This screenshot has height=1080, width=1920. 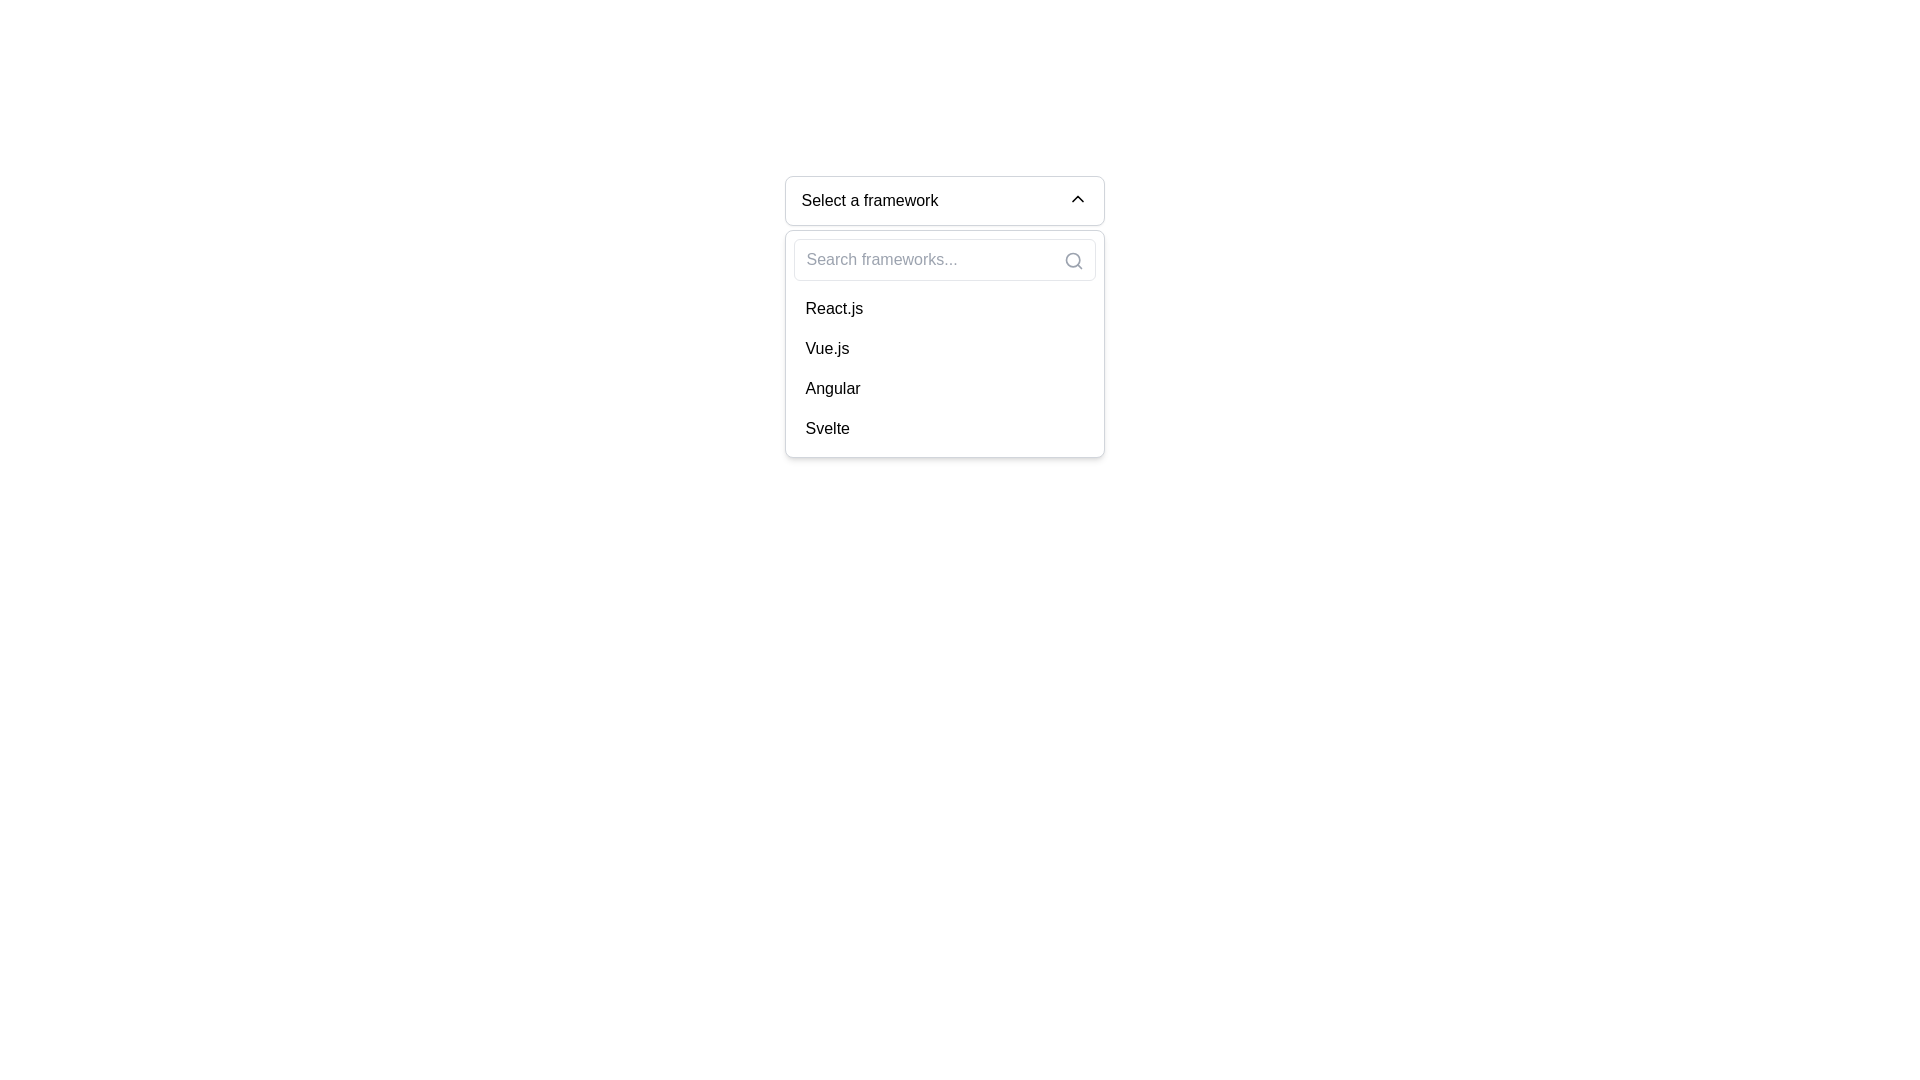 What do you see at coordinates (1076, 199) in the screenshot?
I see `the small, upward-pointing chevron icon located to the far right inside the white rectangular drop-down menu trigger labeled 'Select a framework' for a visual response` at bounding box center [1076, 199].